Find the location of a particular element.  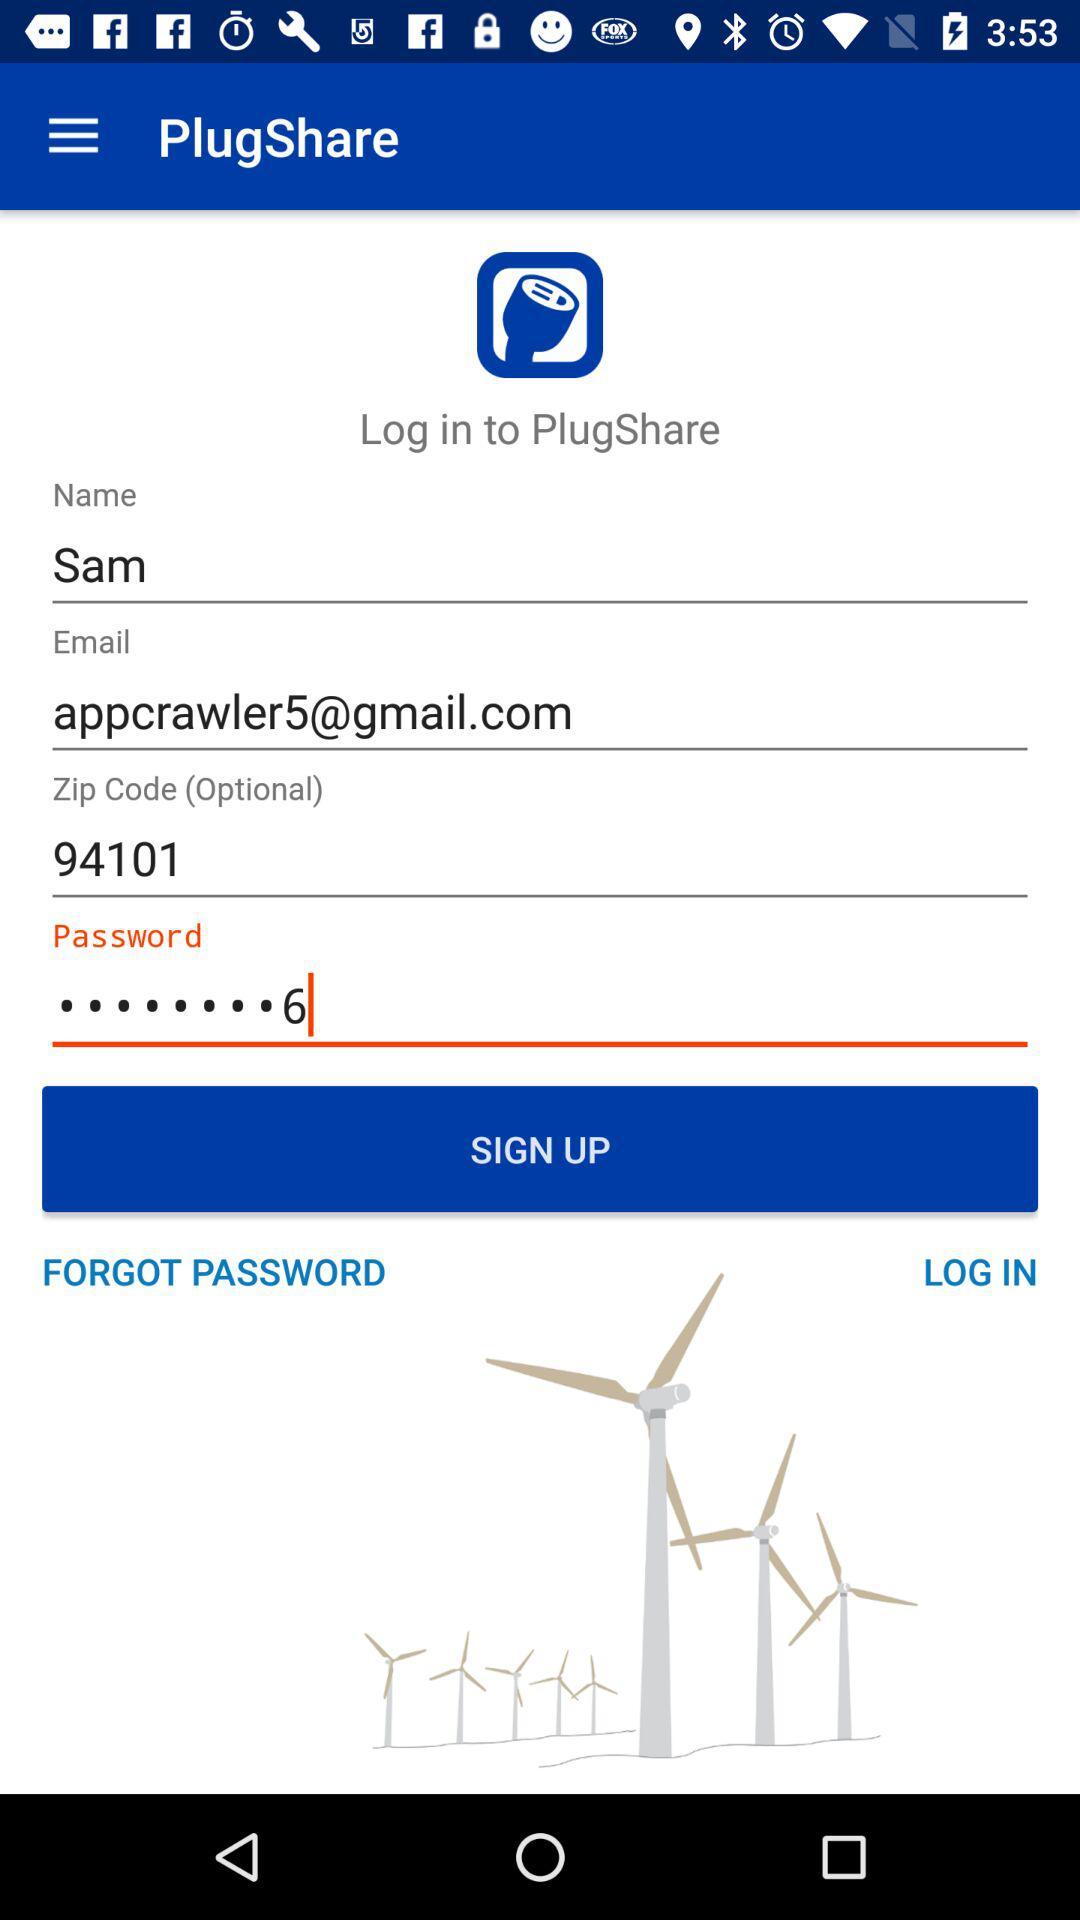

the icon to the left of the plugshare item is located at coordinates (72, 135).